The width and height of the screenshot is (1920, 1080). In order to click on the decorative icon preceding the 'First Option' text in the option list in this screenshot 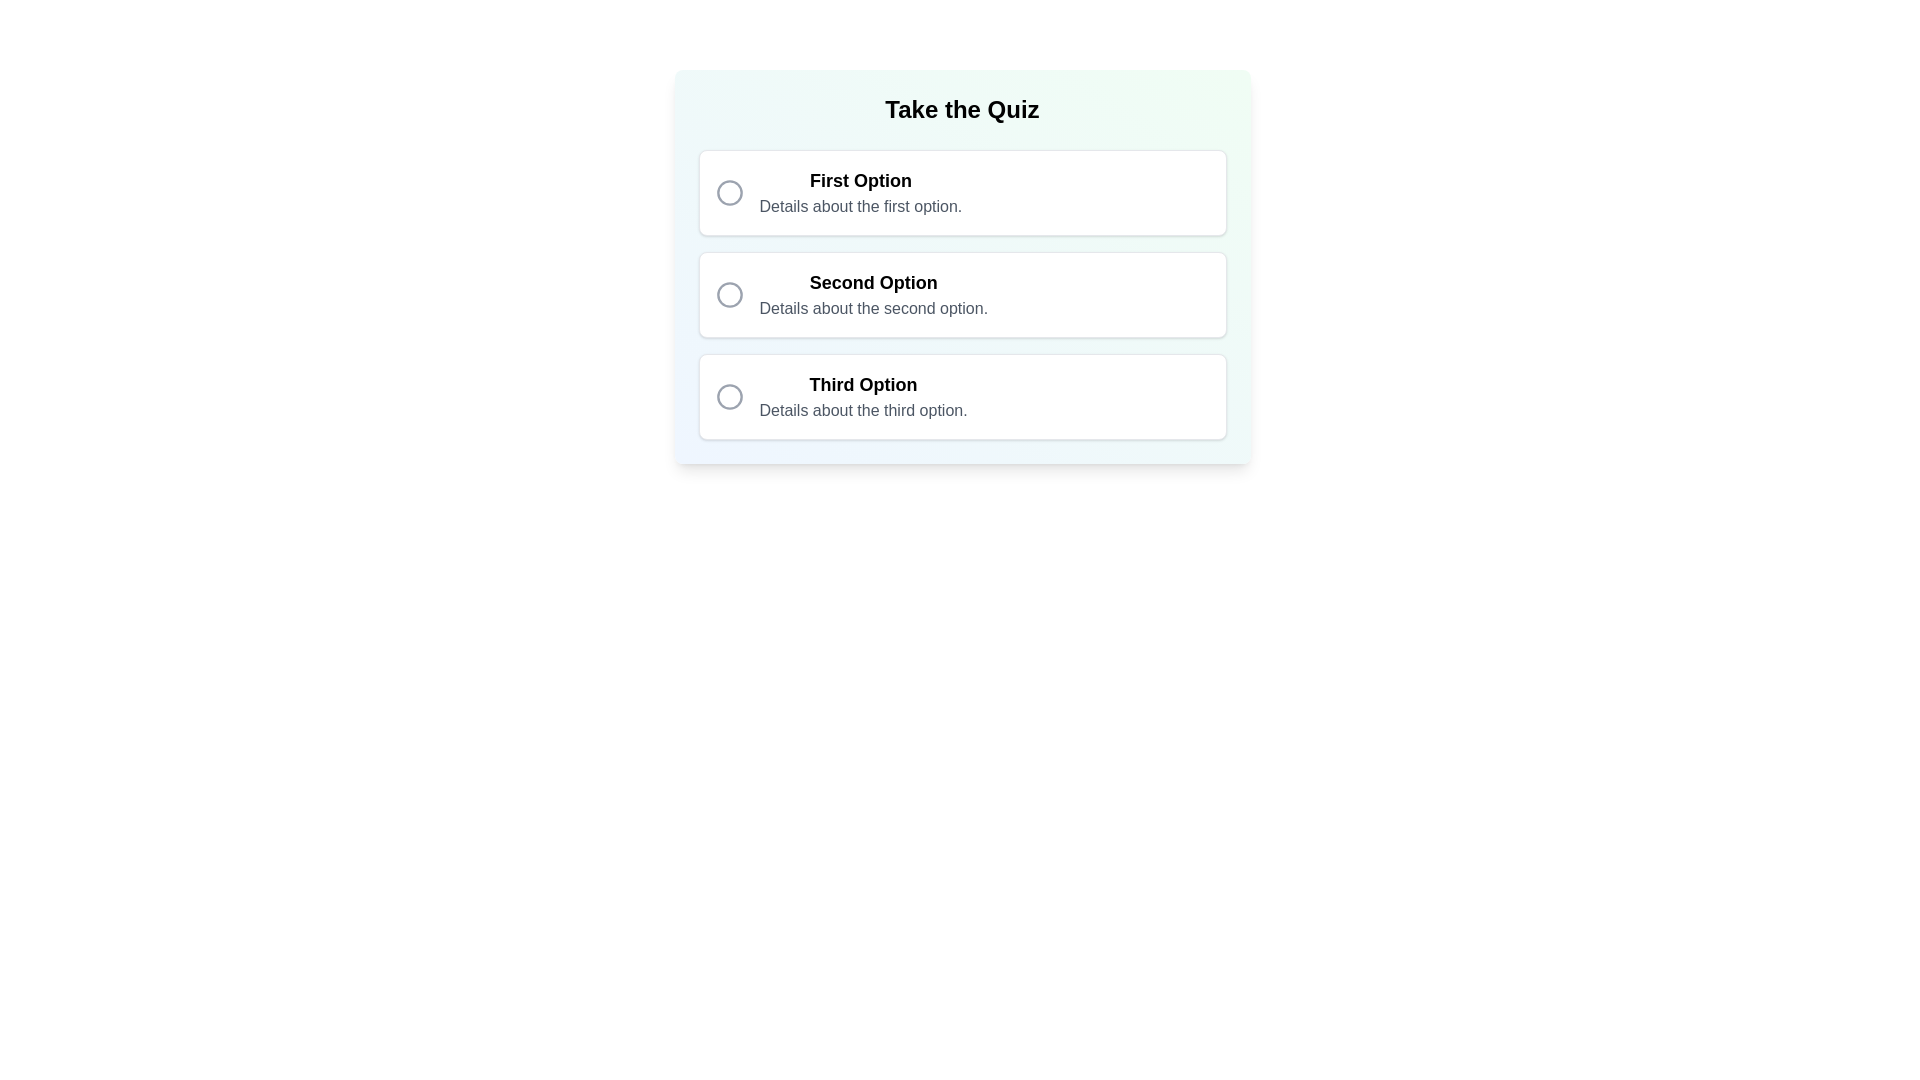, I will do `click(728, 192)`.